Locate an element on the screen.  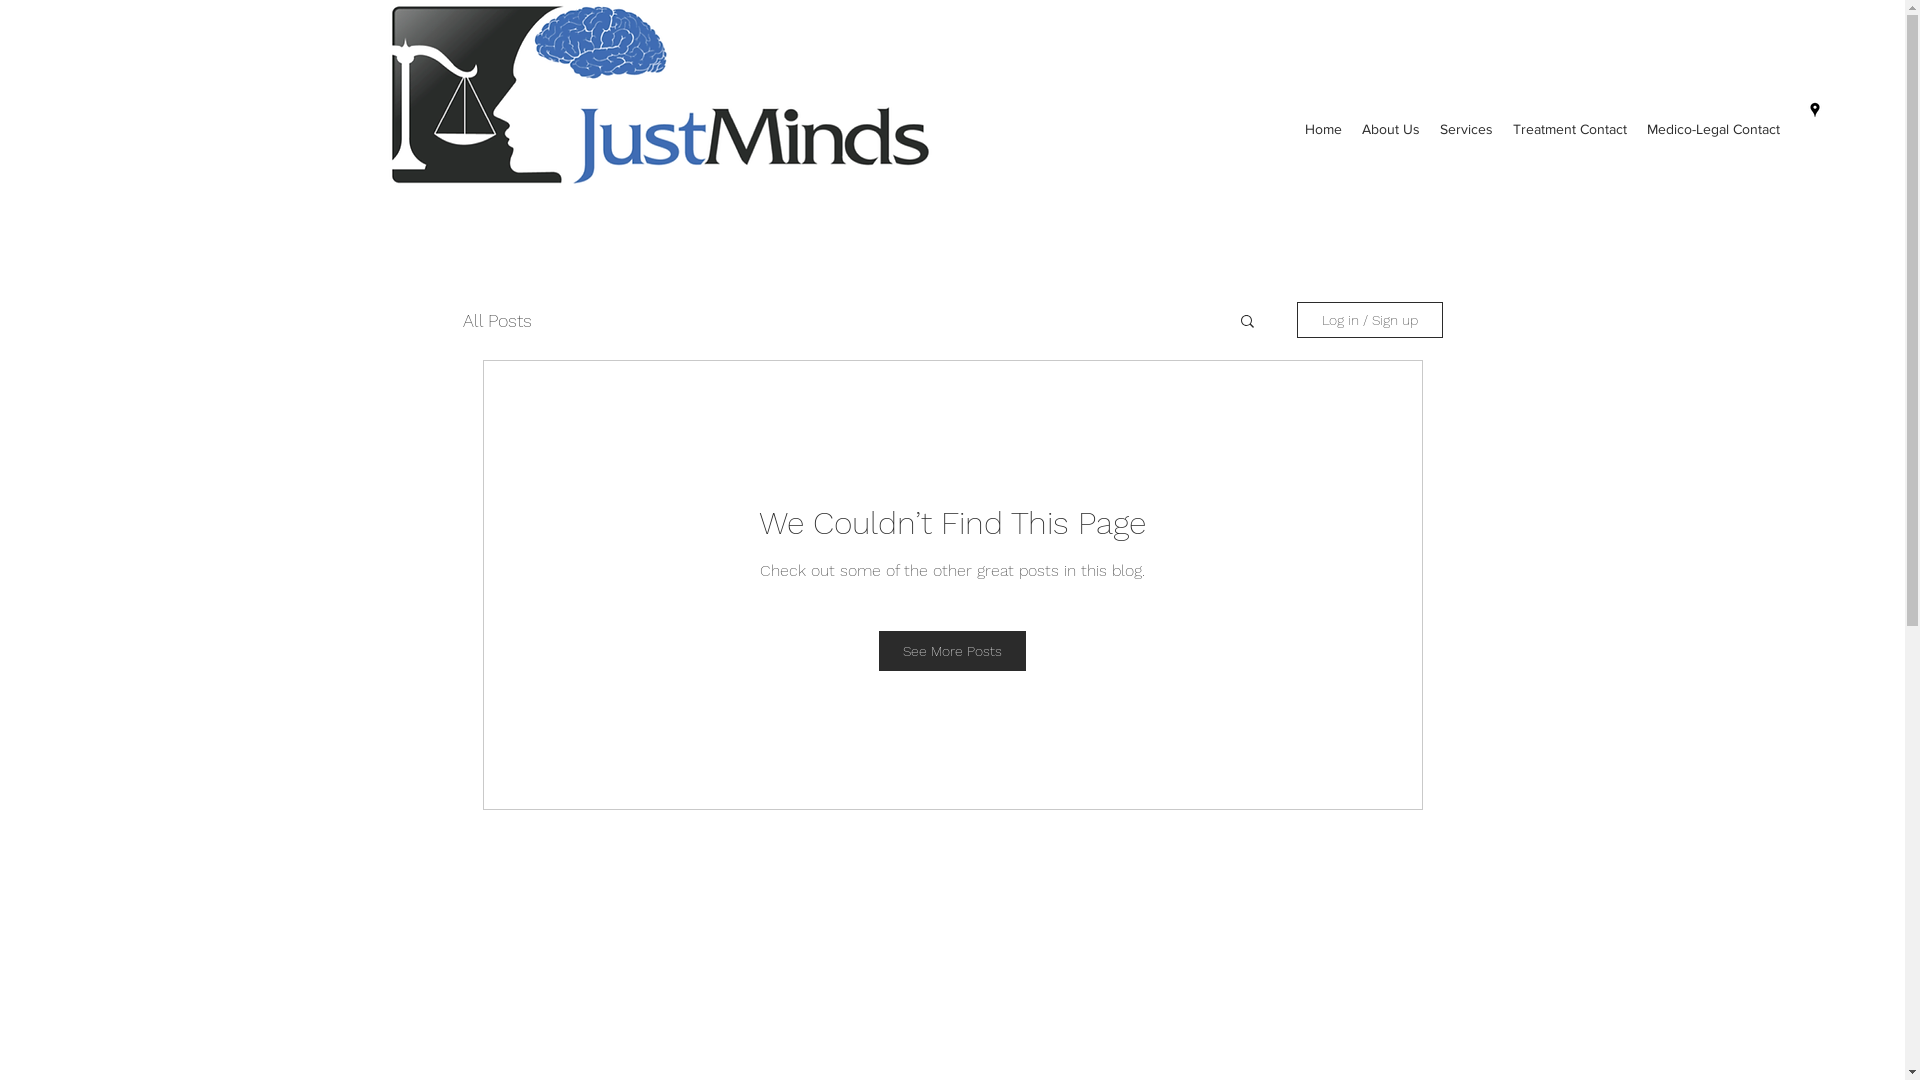
'Home' is located at coordinates (1295, 129).